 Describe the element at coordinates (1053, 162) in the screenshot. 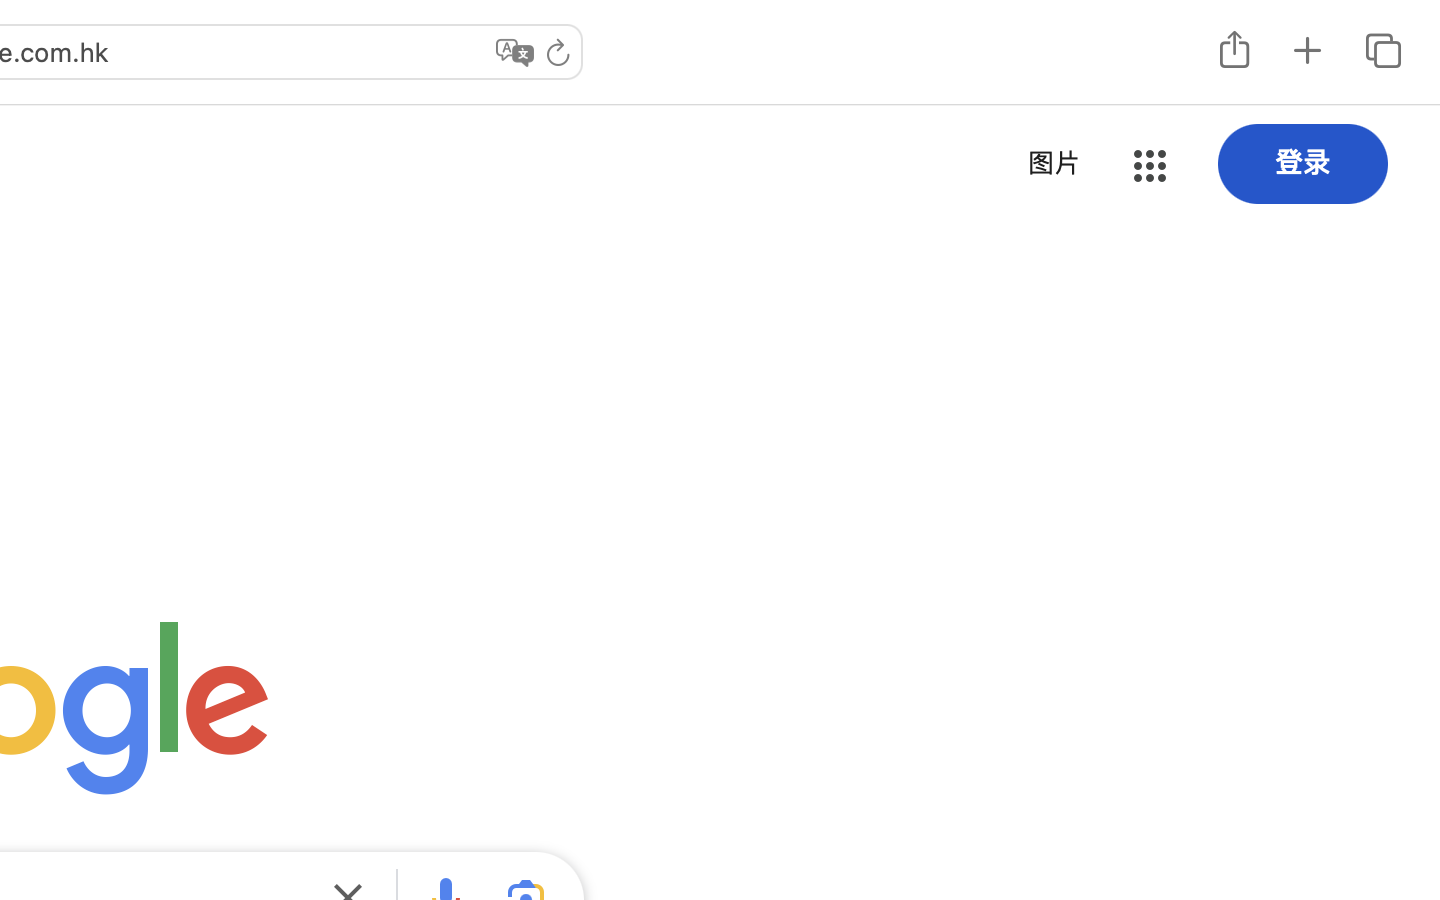

I see `'图片'` at that location.